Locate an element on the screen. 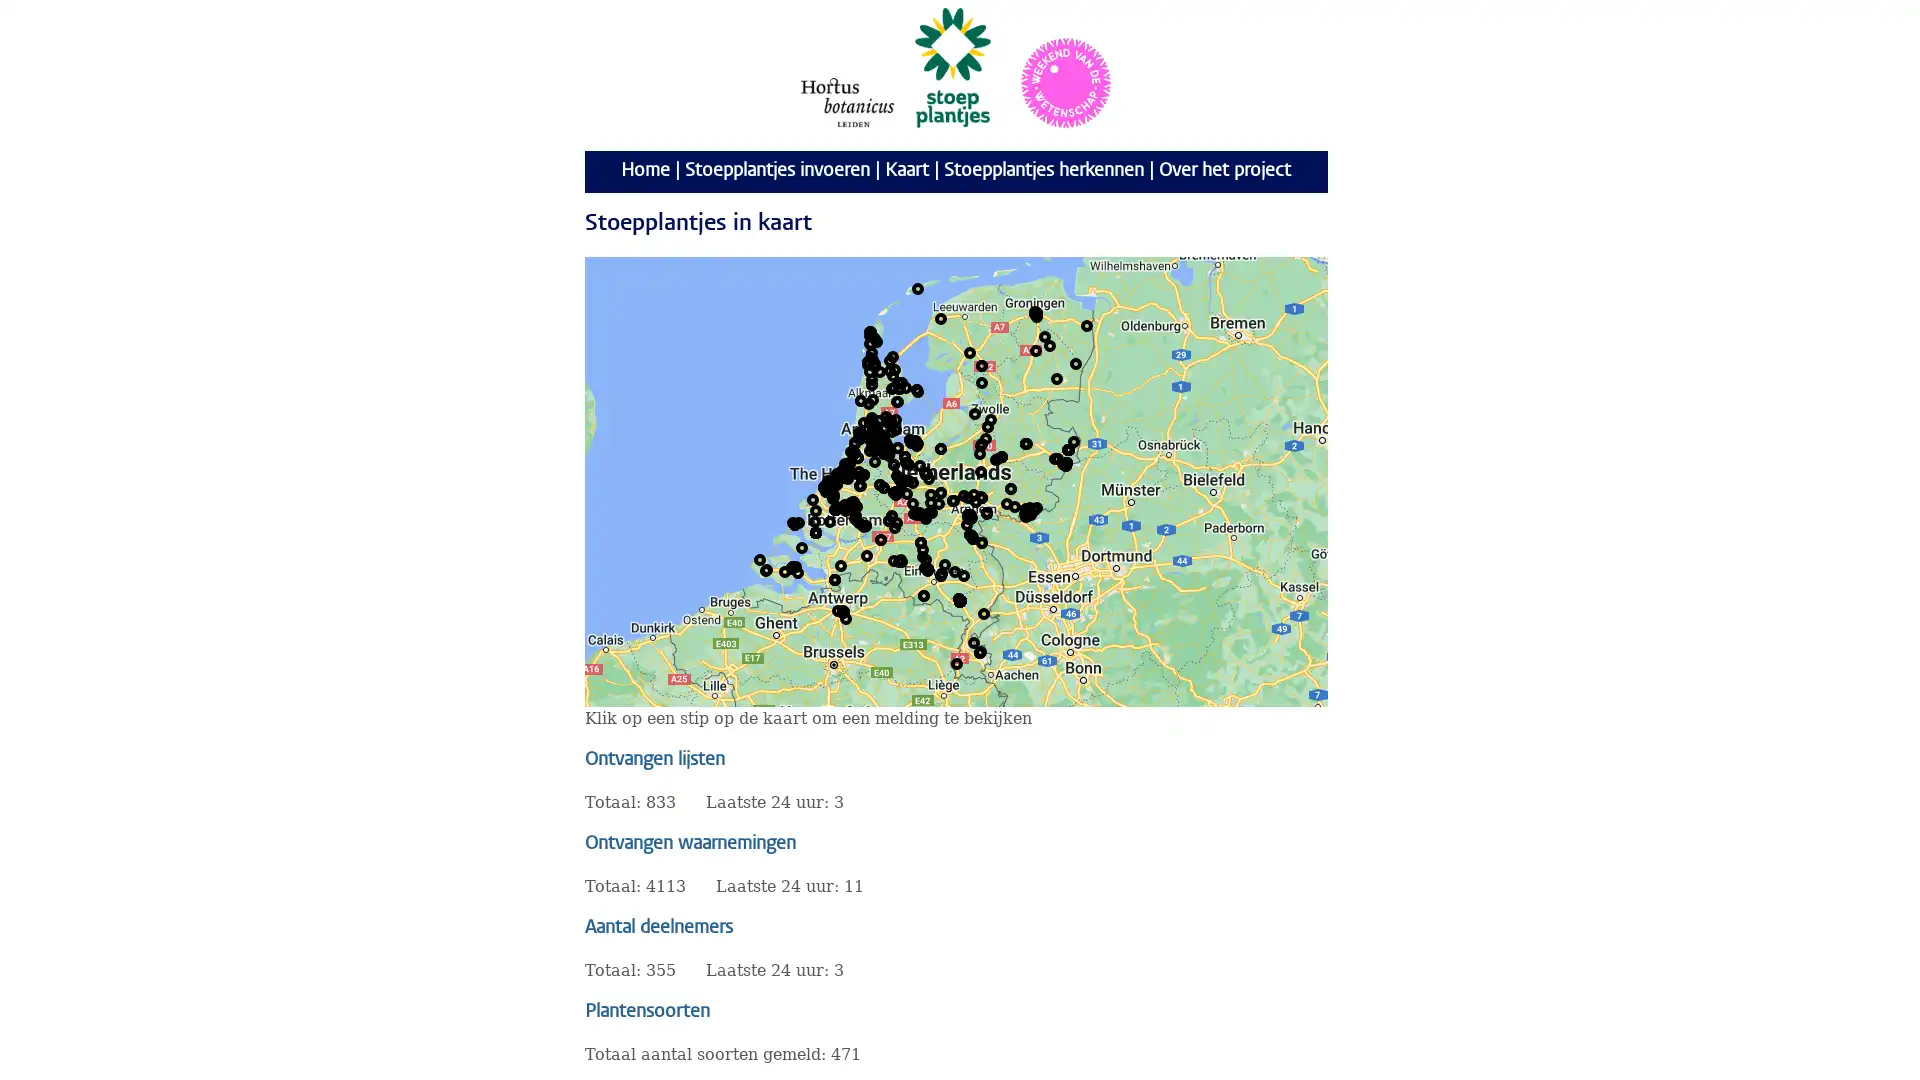  Telling van Hetty Verstraaten op 16 oktober 2021 is located at coordinates (982, 442).